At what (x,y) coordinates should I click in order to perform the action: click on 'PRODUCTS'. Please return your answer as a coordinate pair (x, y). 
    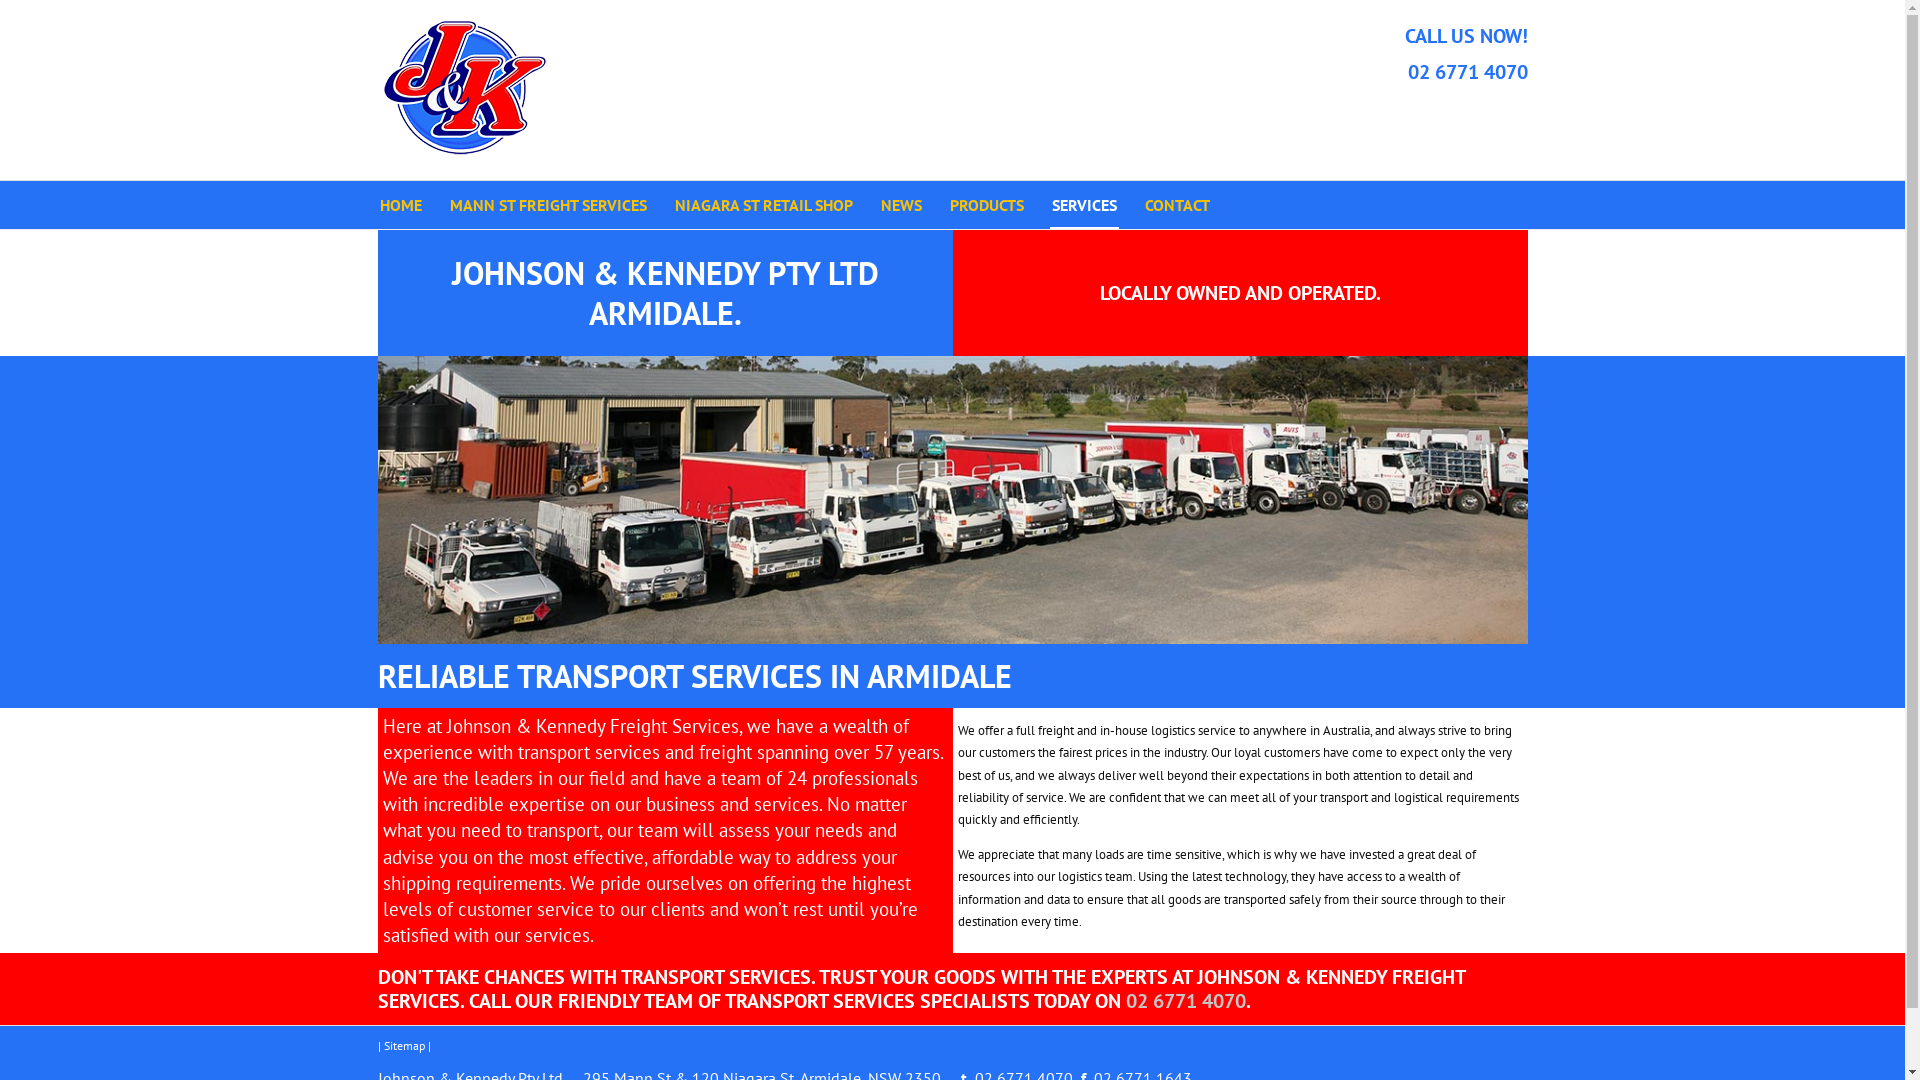
    Looking at the image, I should click on (987, 204).